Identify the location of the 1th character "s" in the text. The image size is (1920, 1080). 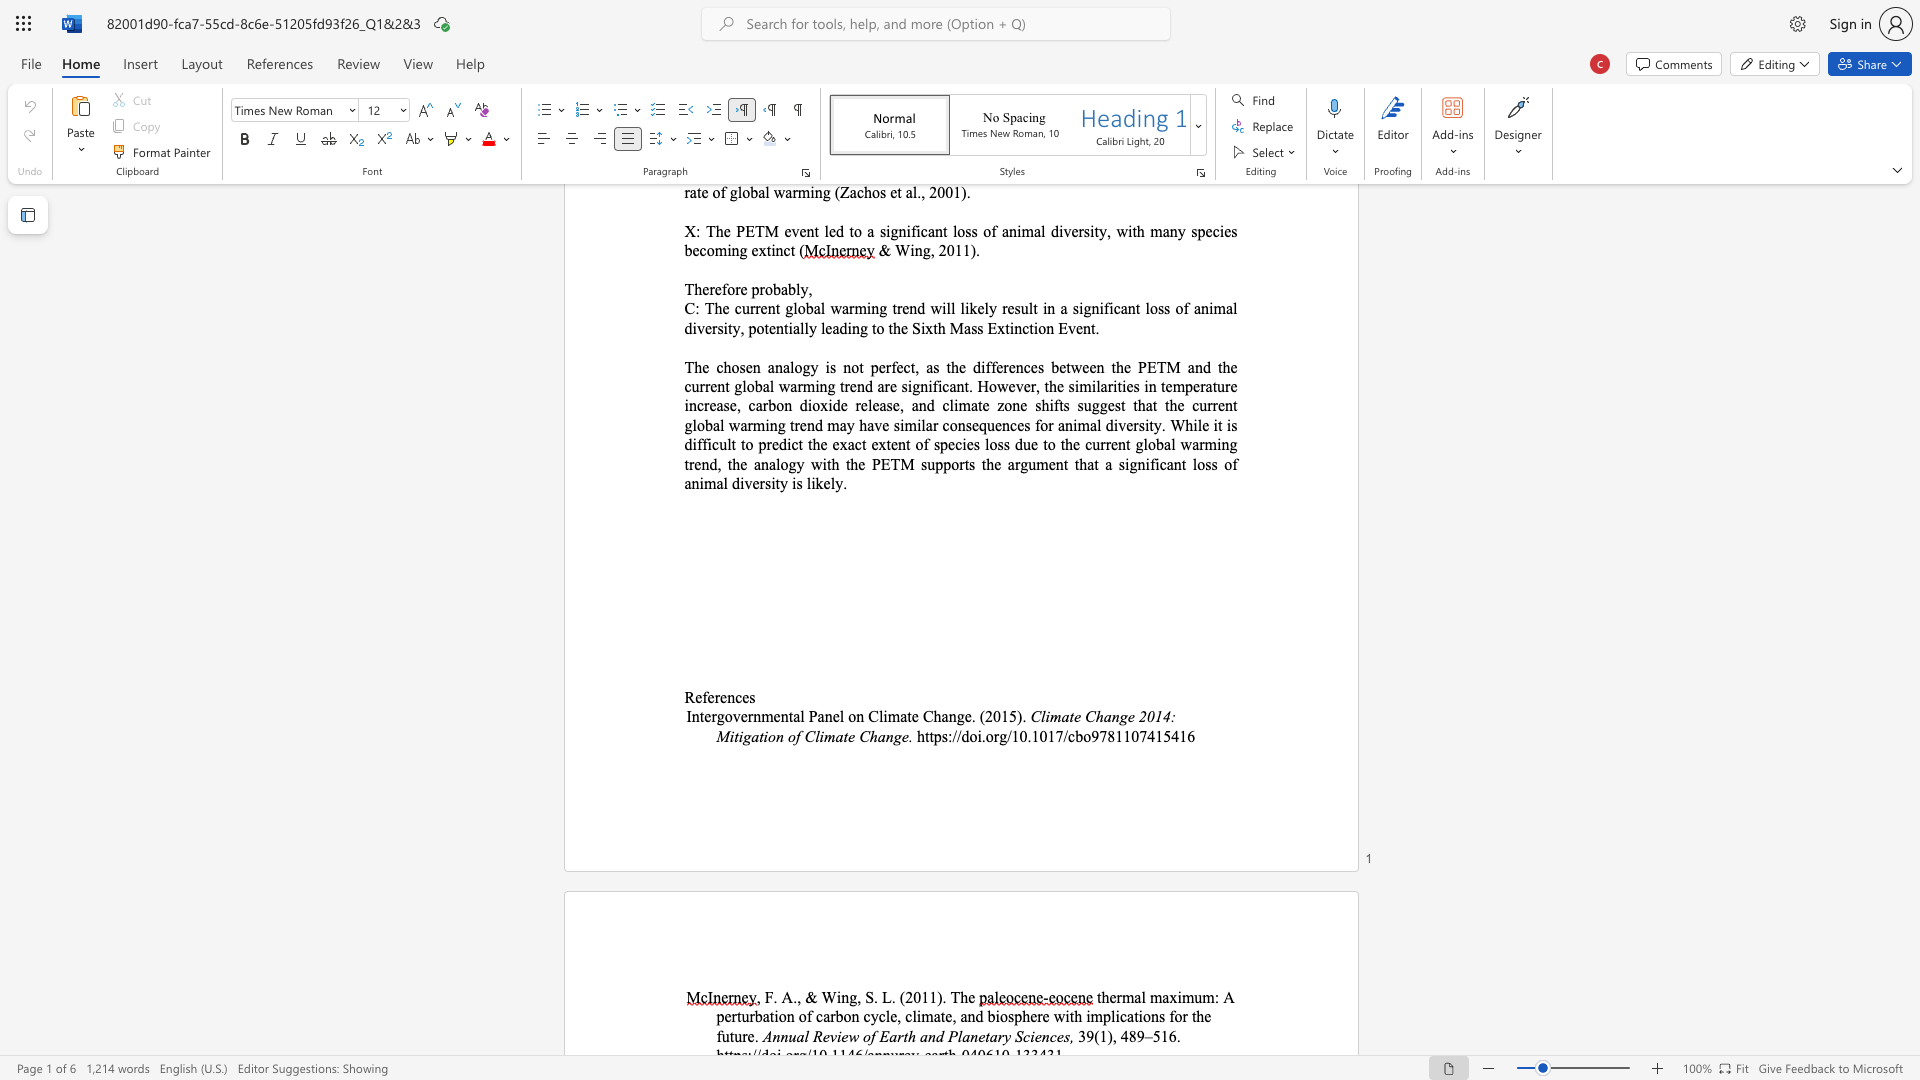
(751, 696).